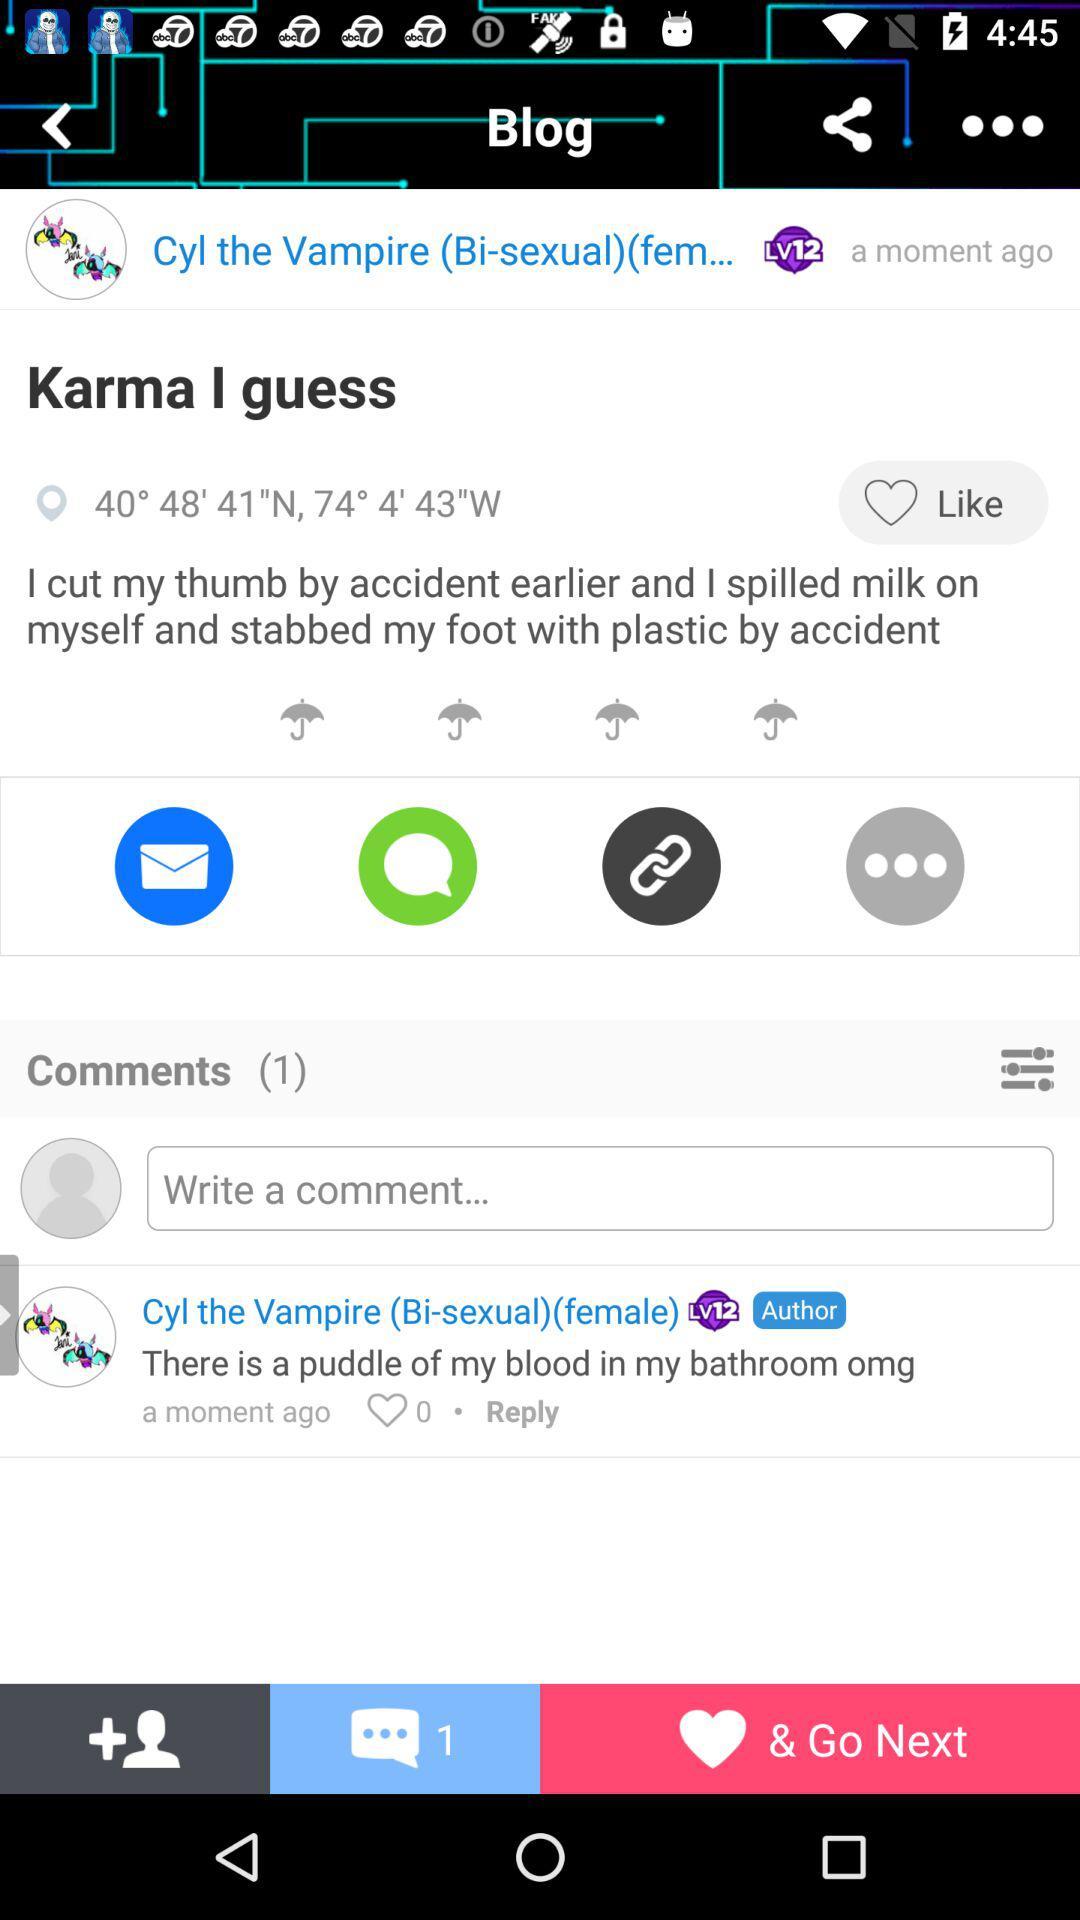  Describe the element at coordinates (135, 1737) in the screenshot. I see `the font icon` at that location.